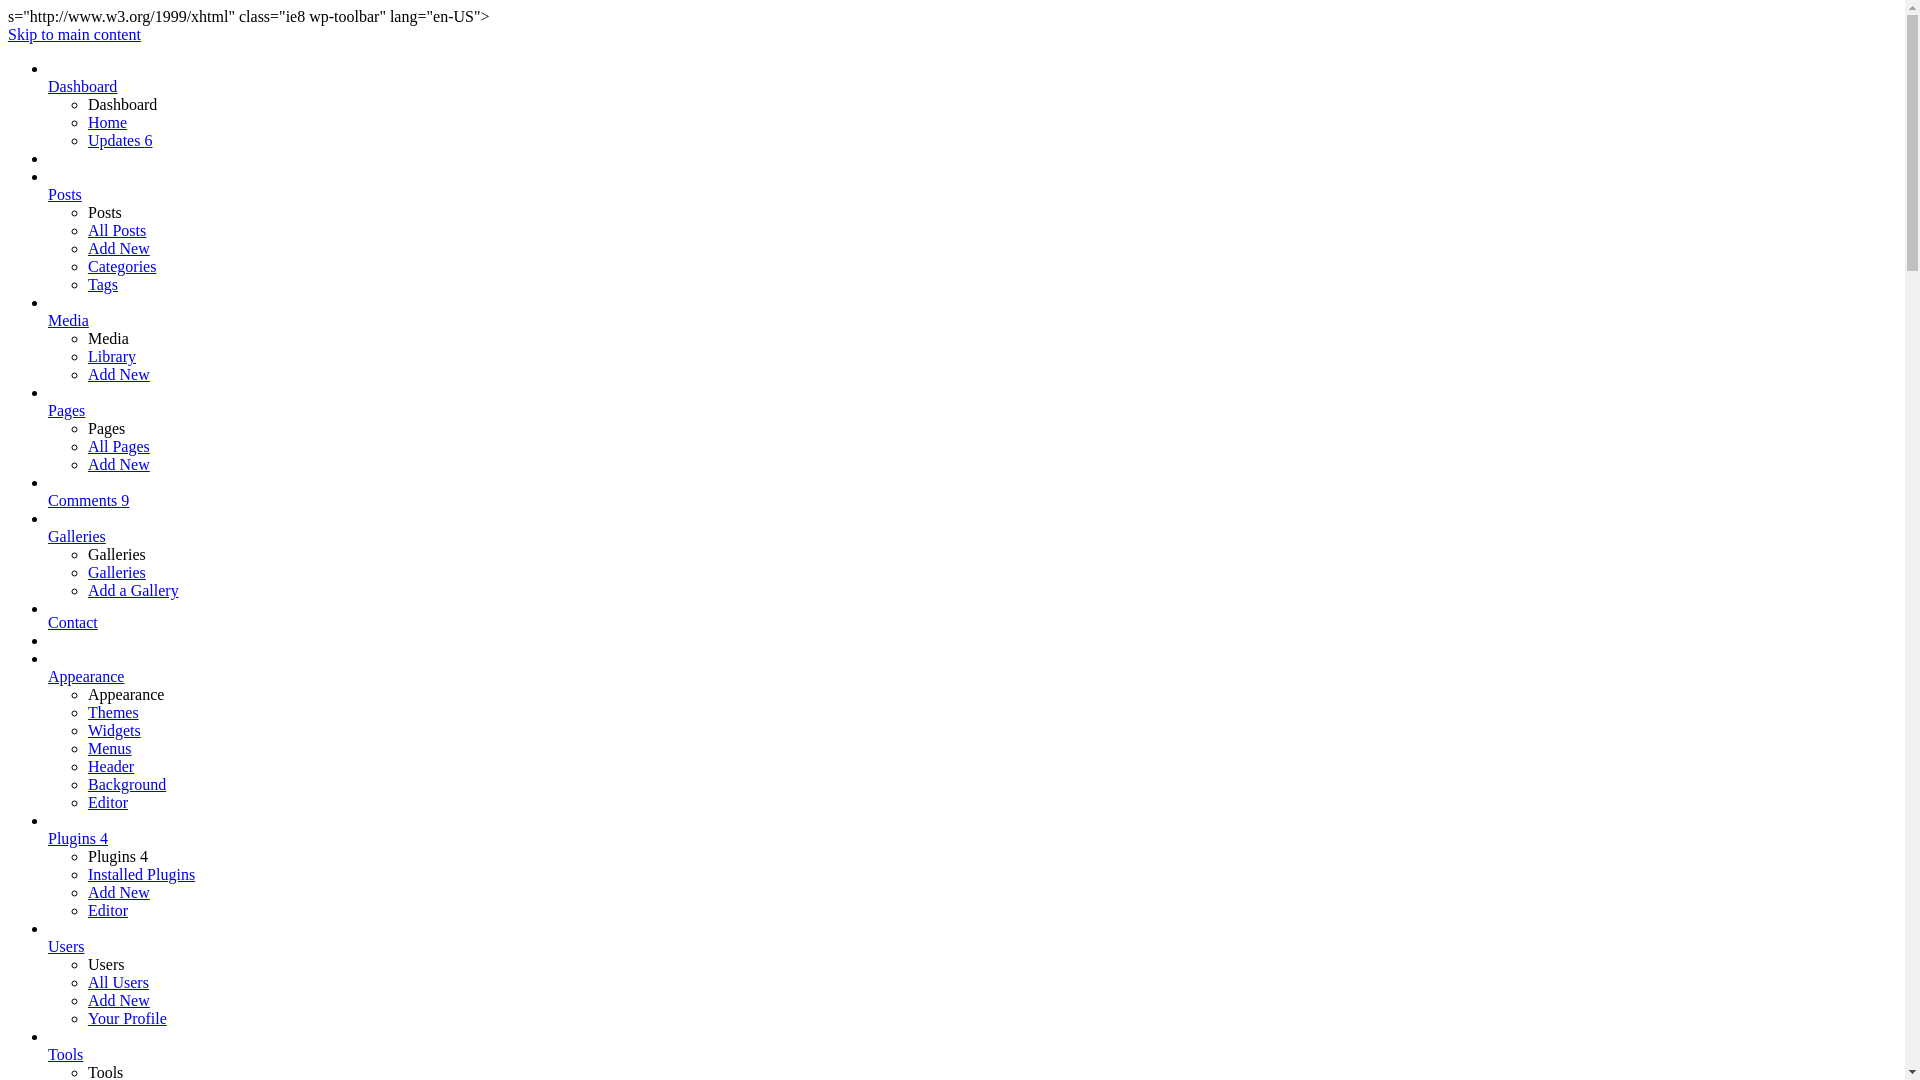  I want to click on 'Widgets', so click(113, 730).